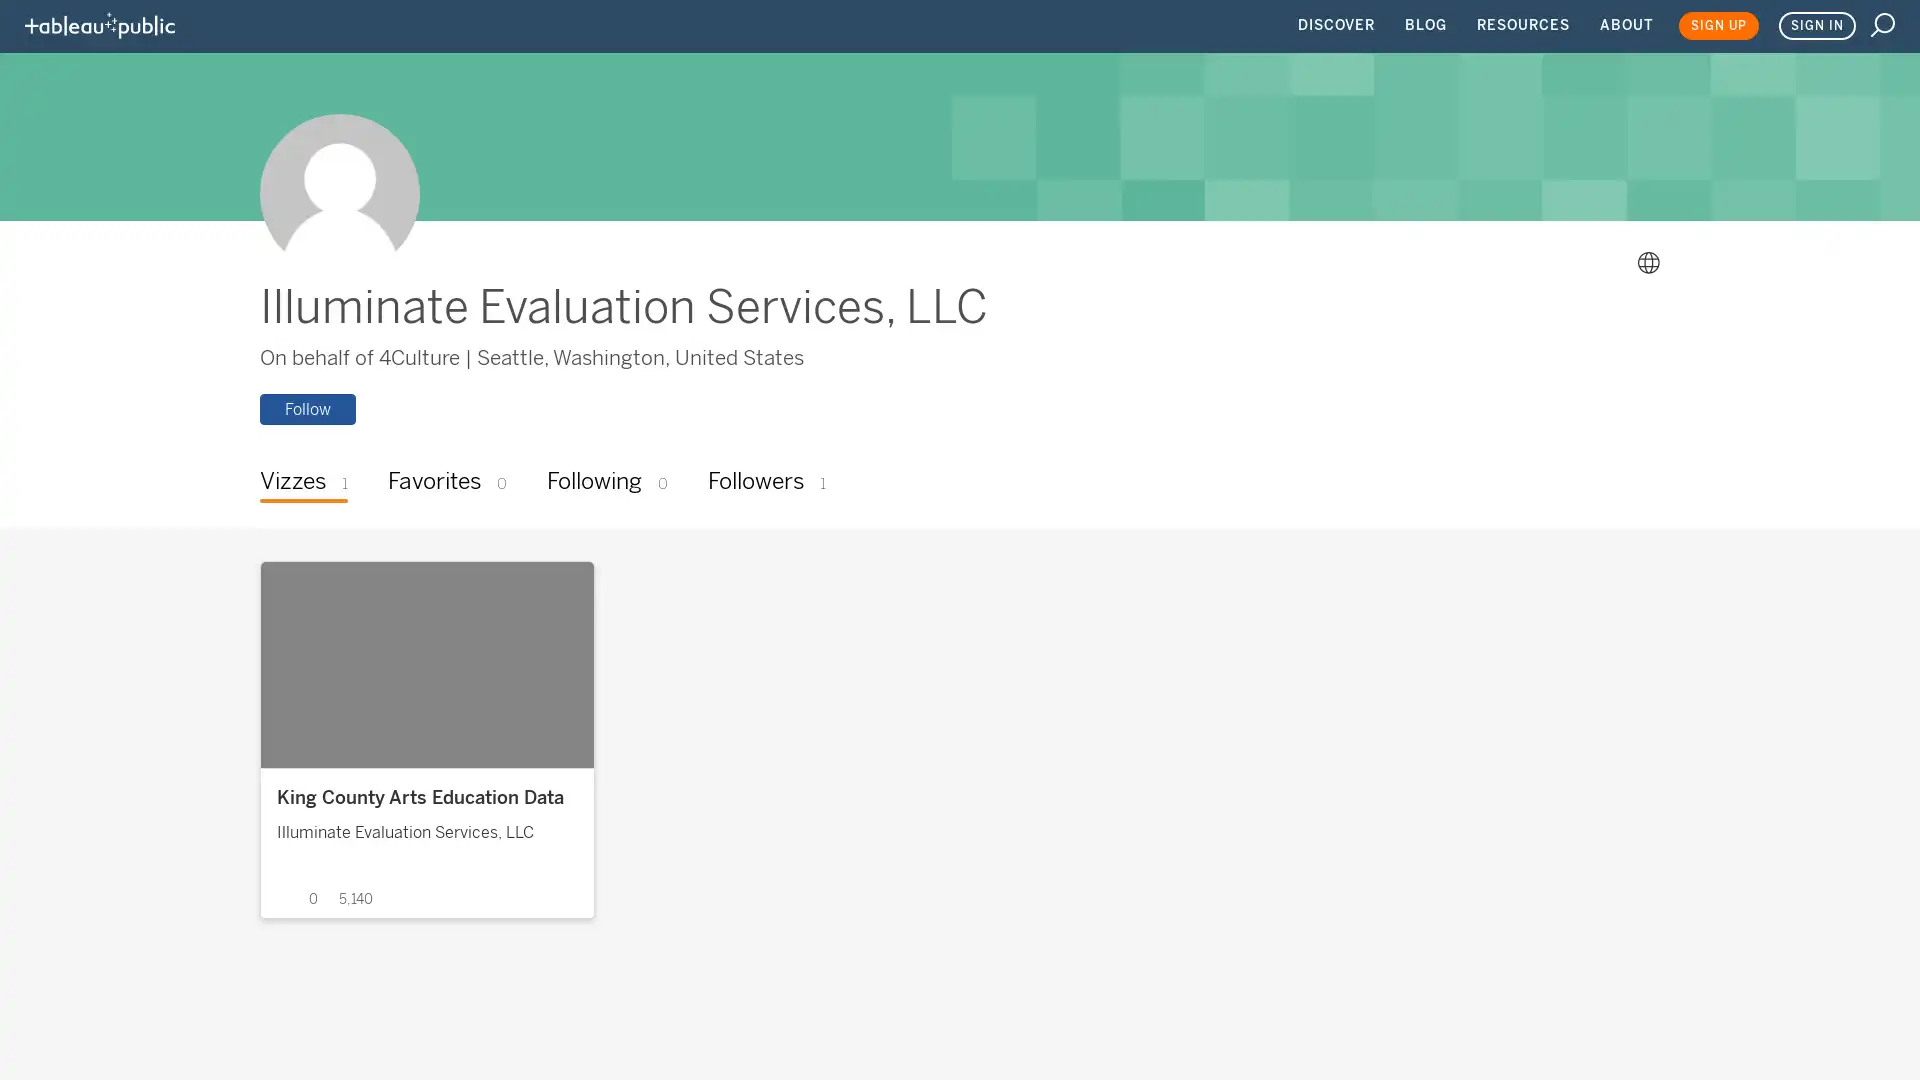 The image size is (1920, 1080). What do you see at coordinates (446, 483) in the screenshot?
I see `Favorites 0` at bounding box center [446, 483].